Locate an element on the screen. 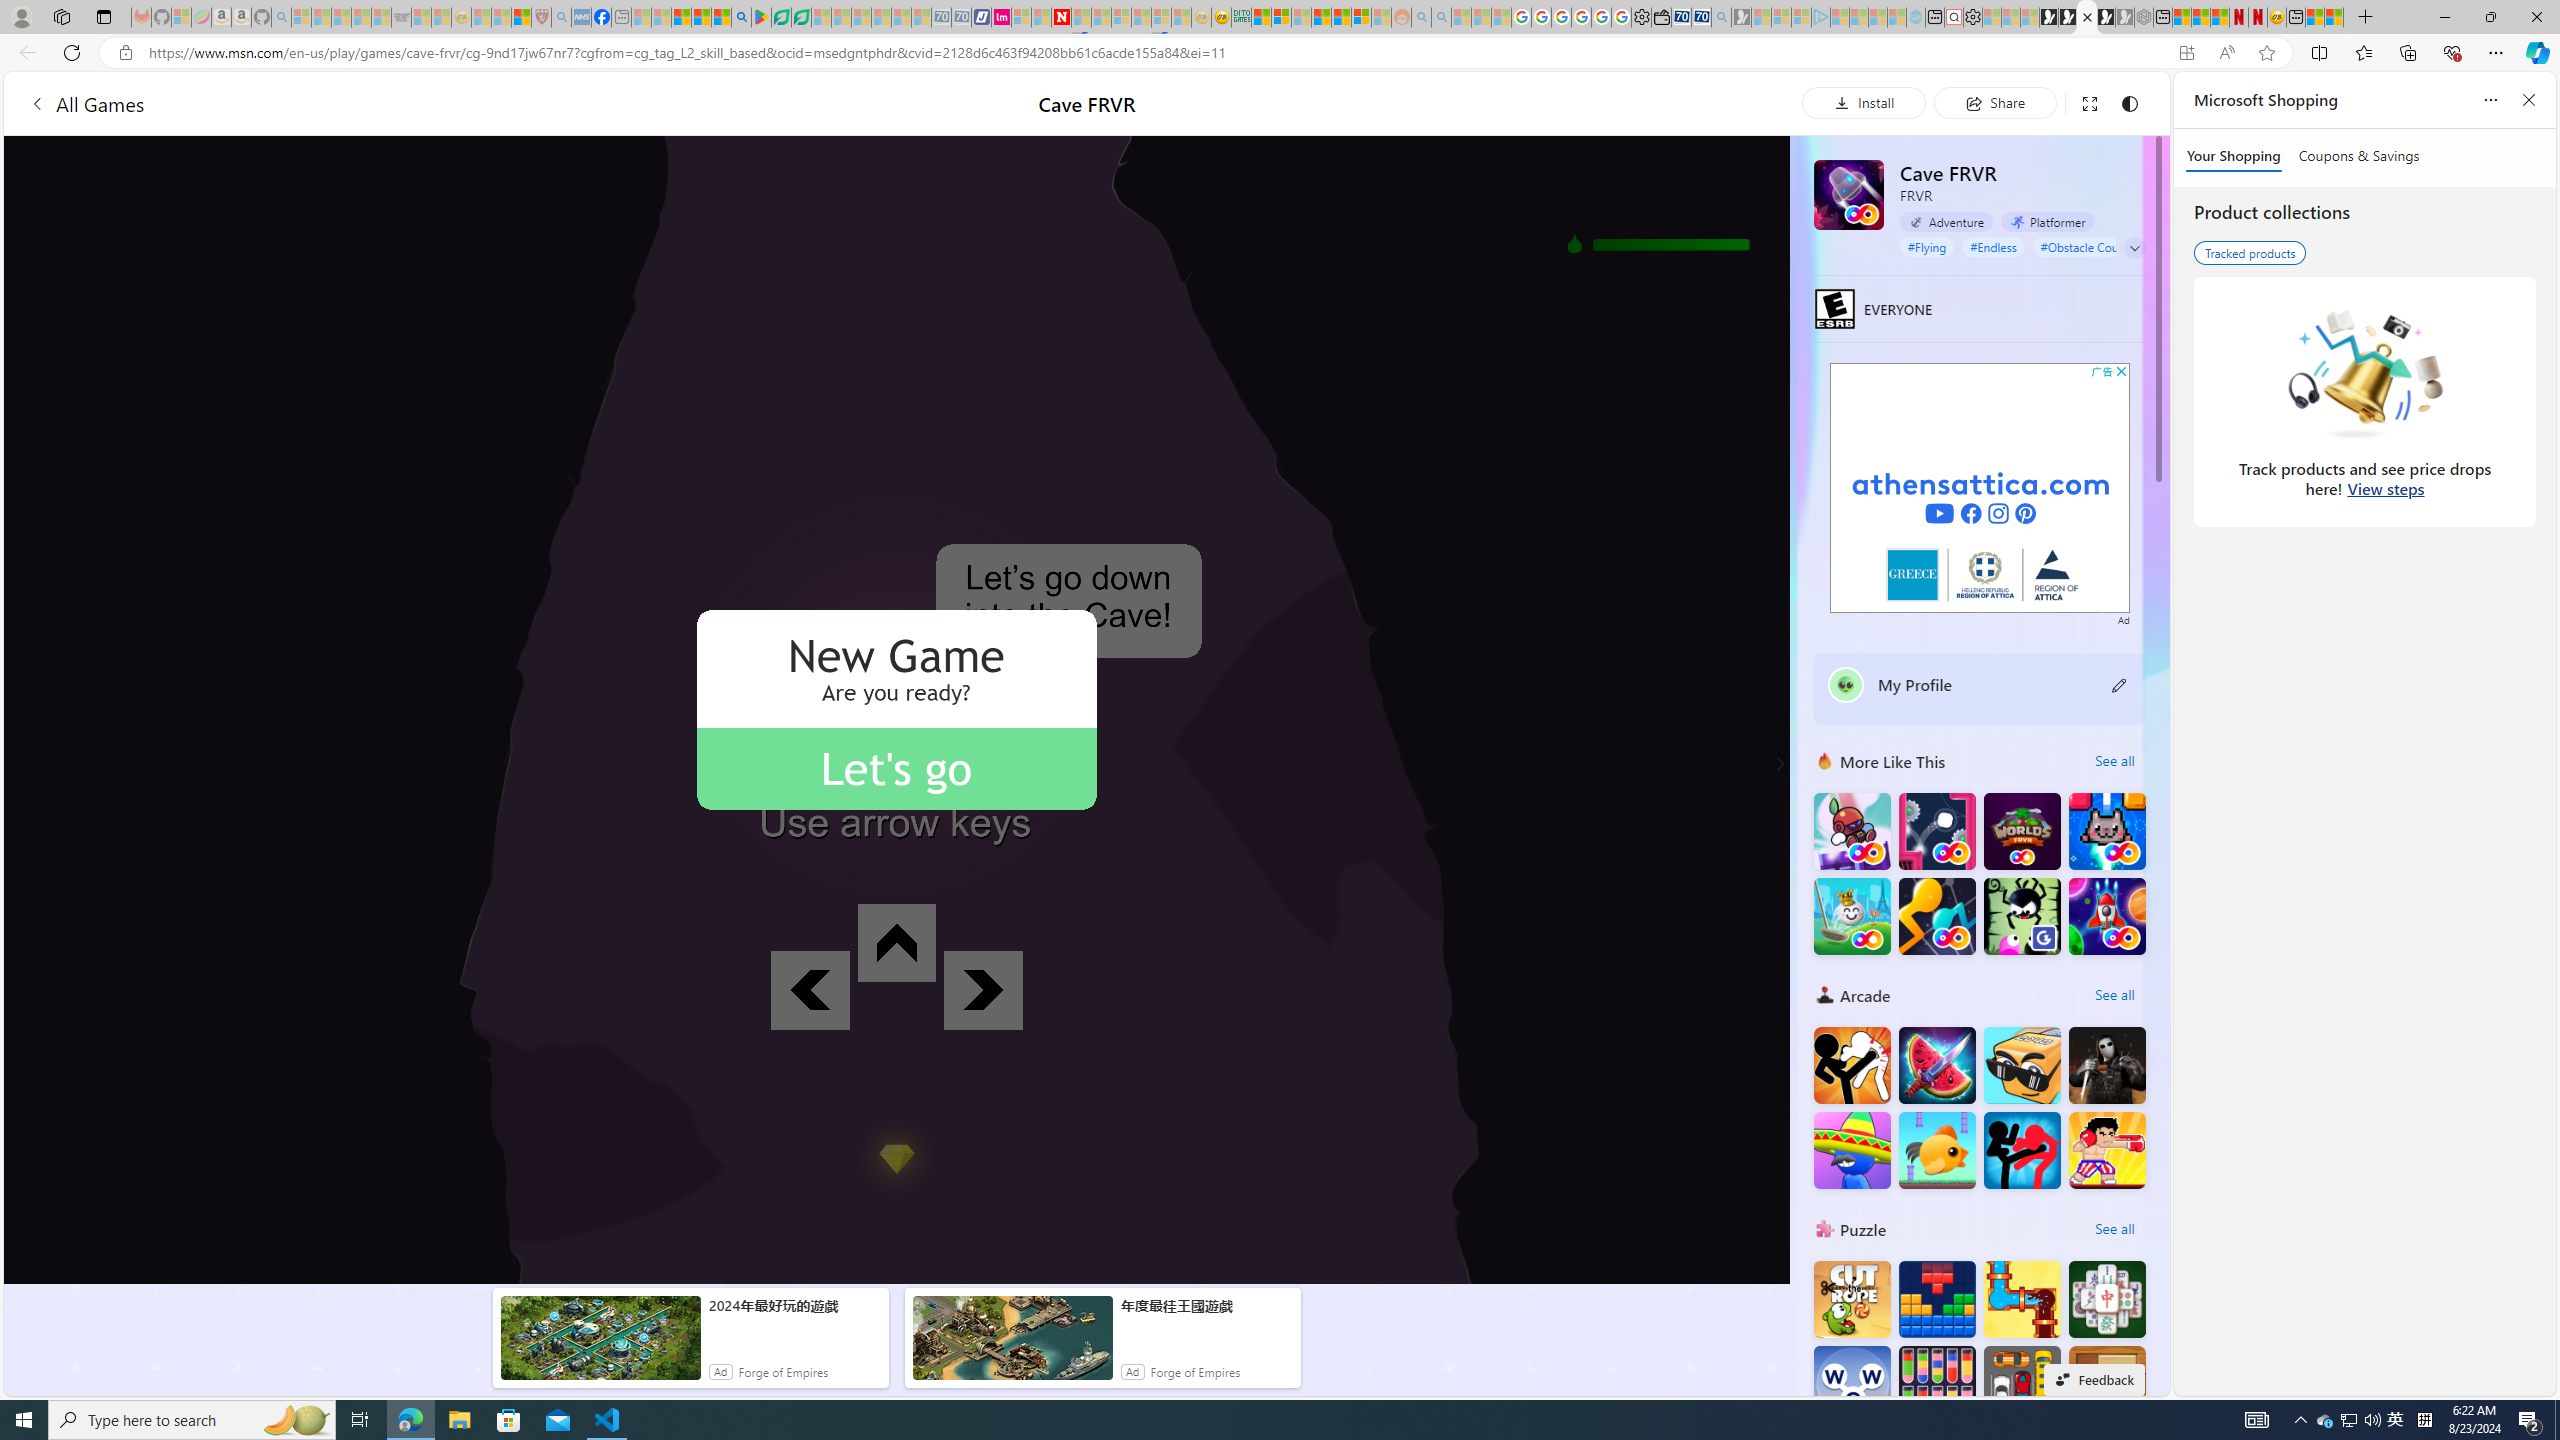 The image size is (2560, 1440). 'Share' is located at coordinates (1994, 102).